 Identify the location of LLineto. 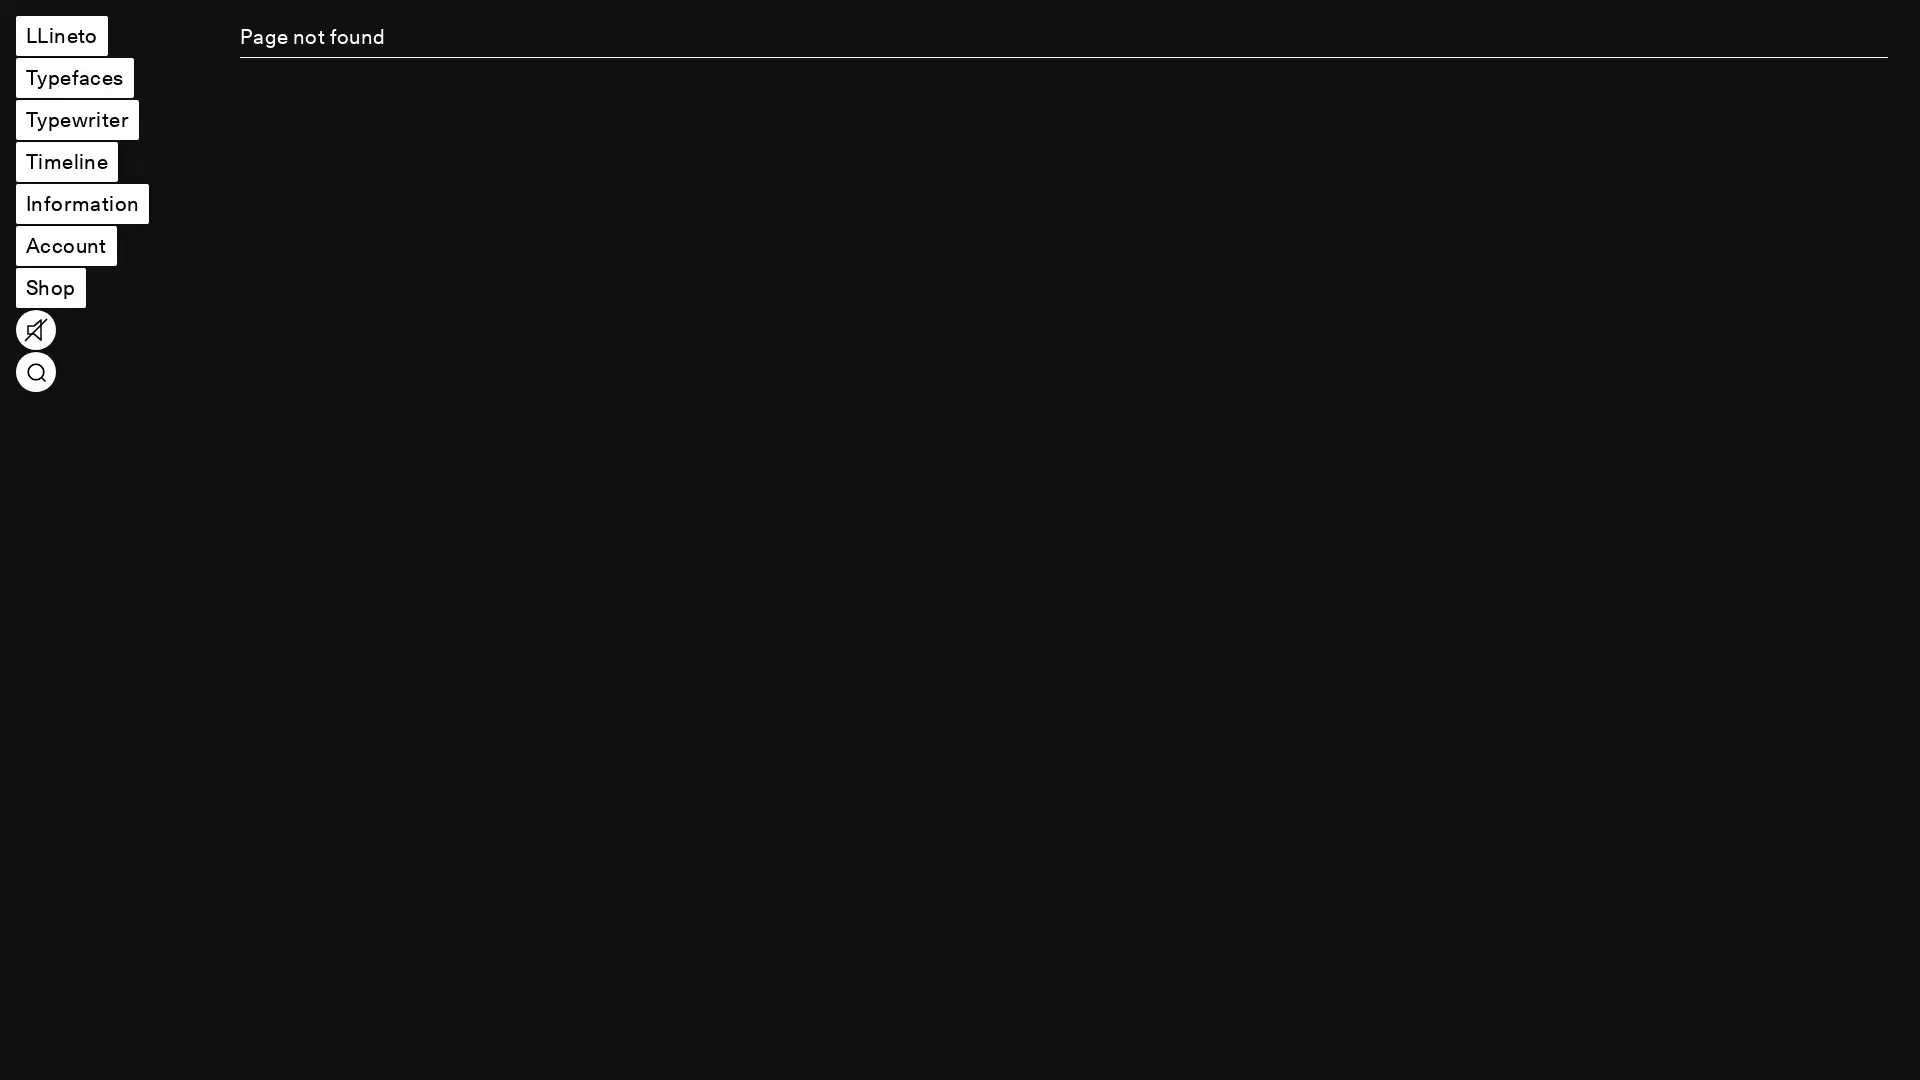
(61, 35).